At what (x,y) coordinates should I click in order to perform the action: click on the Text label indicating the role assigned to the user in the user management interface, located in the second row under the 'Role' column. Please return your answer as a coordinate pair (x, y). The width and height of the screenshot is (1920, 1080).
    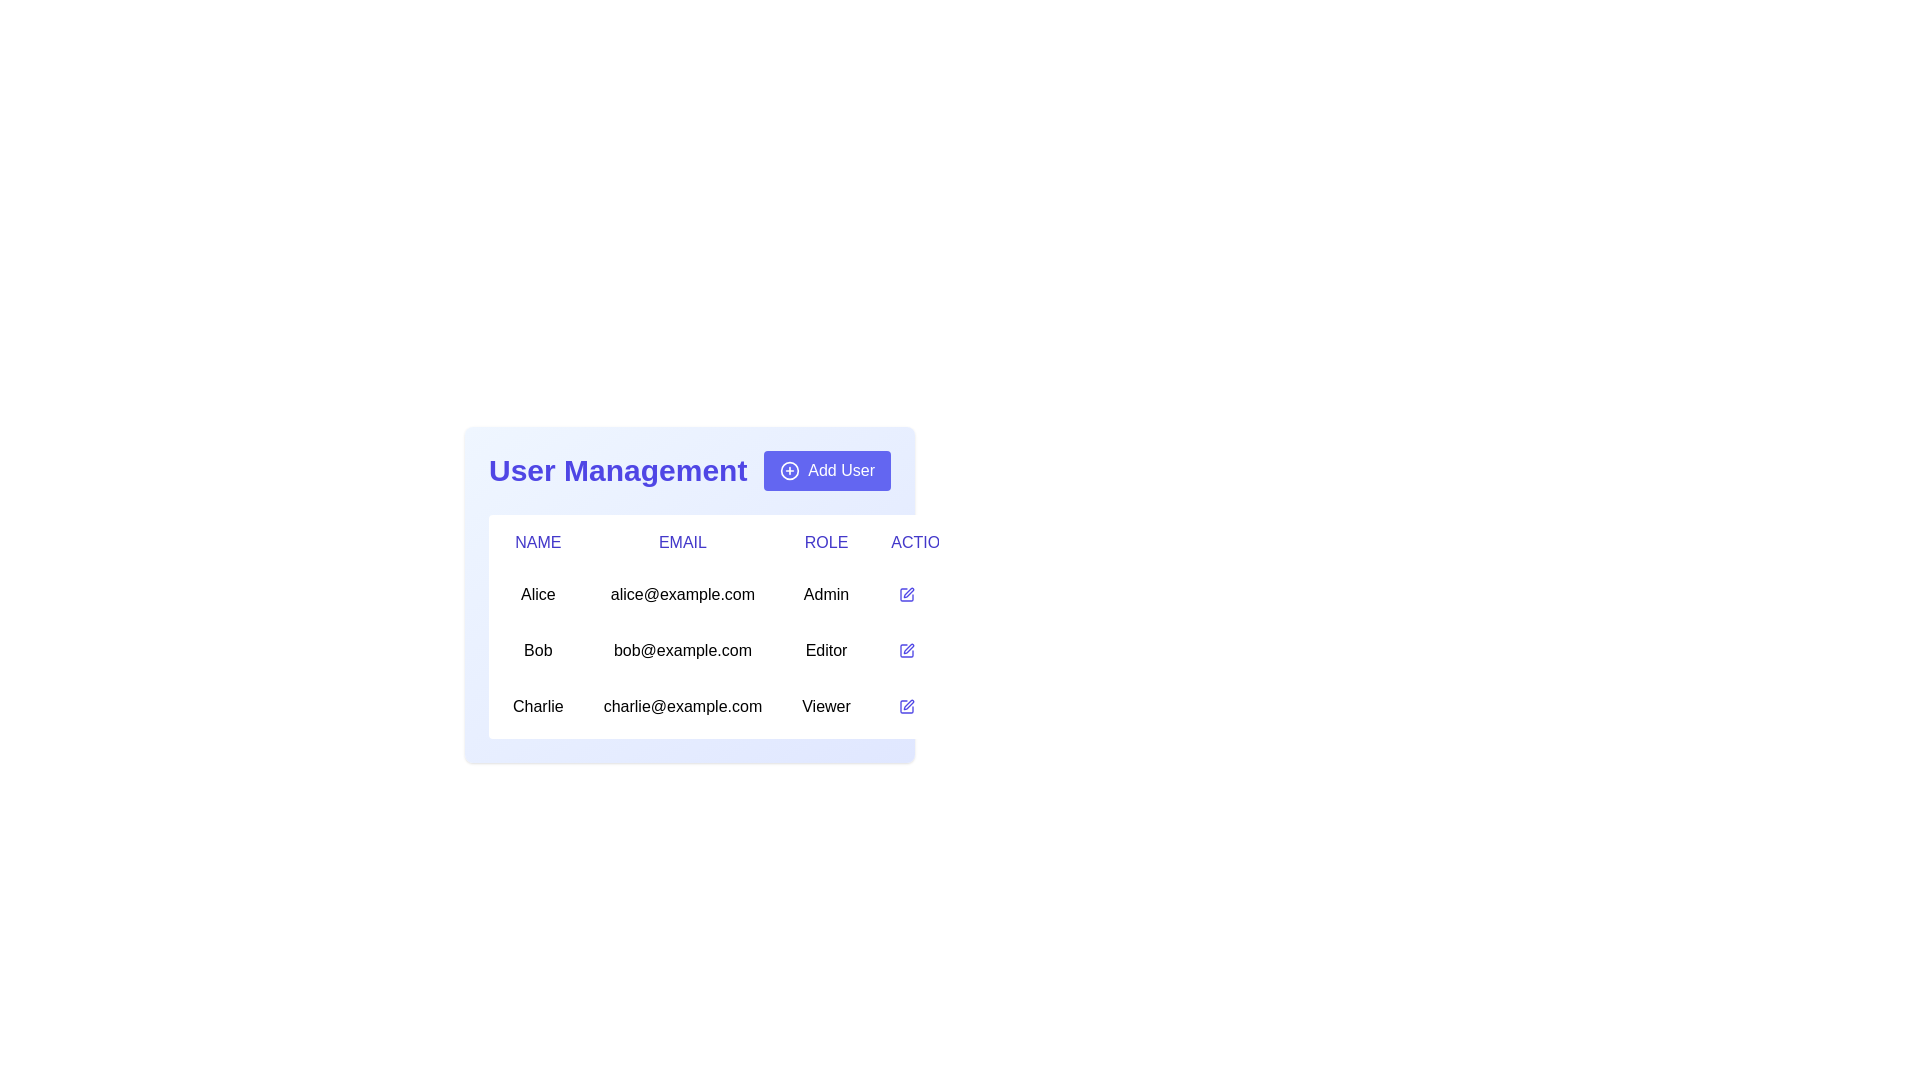
    Looking at the image, I should click on (826, 651).